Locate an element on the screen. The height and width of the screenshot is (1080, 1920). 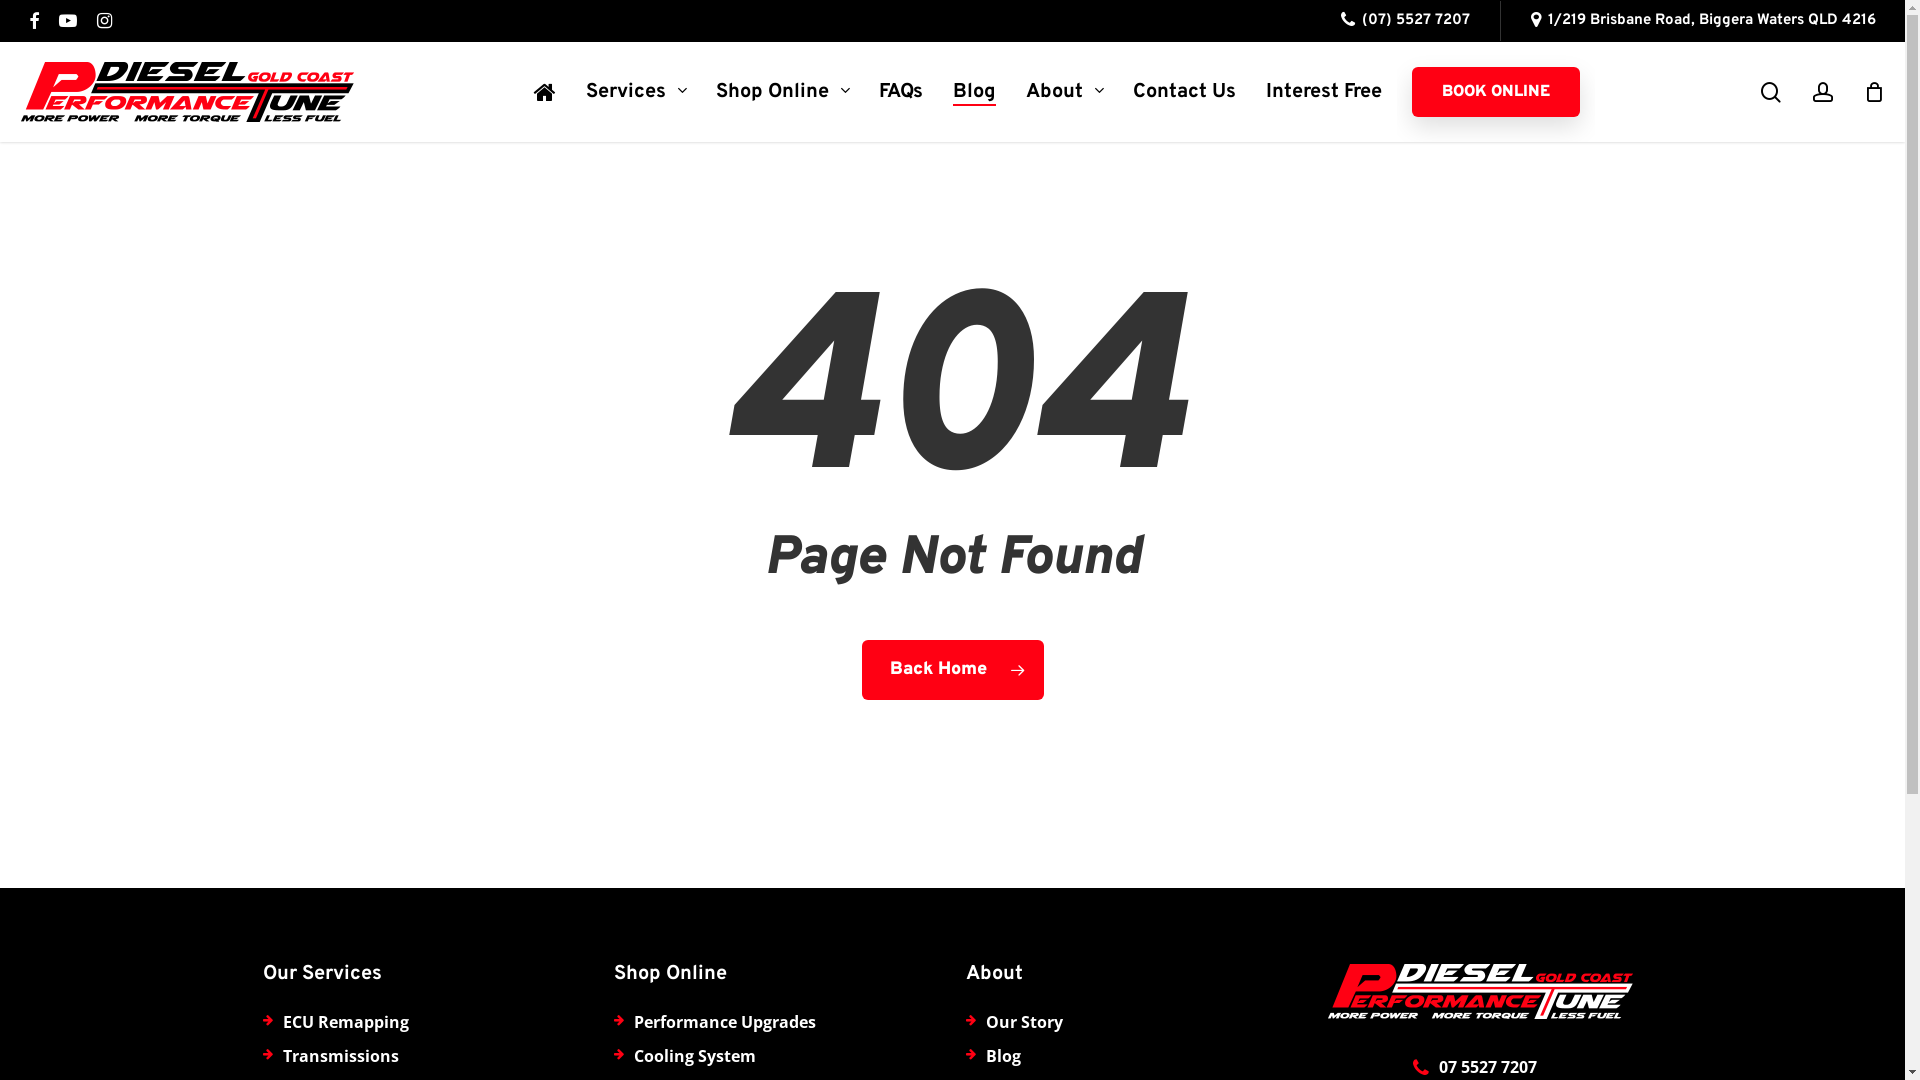
'Performance Upgrades' is located at coordinates (723, 1022).